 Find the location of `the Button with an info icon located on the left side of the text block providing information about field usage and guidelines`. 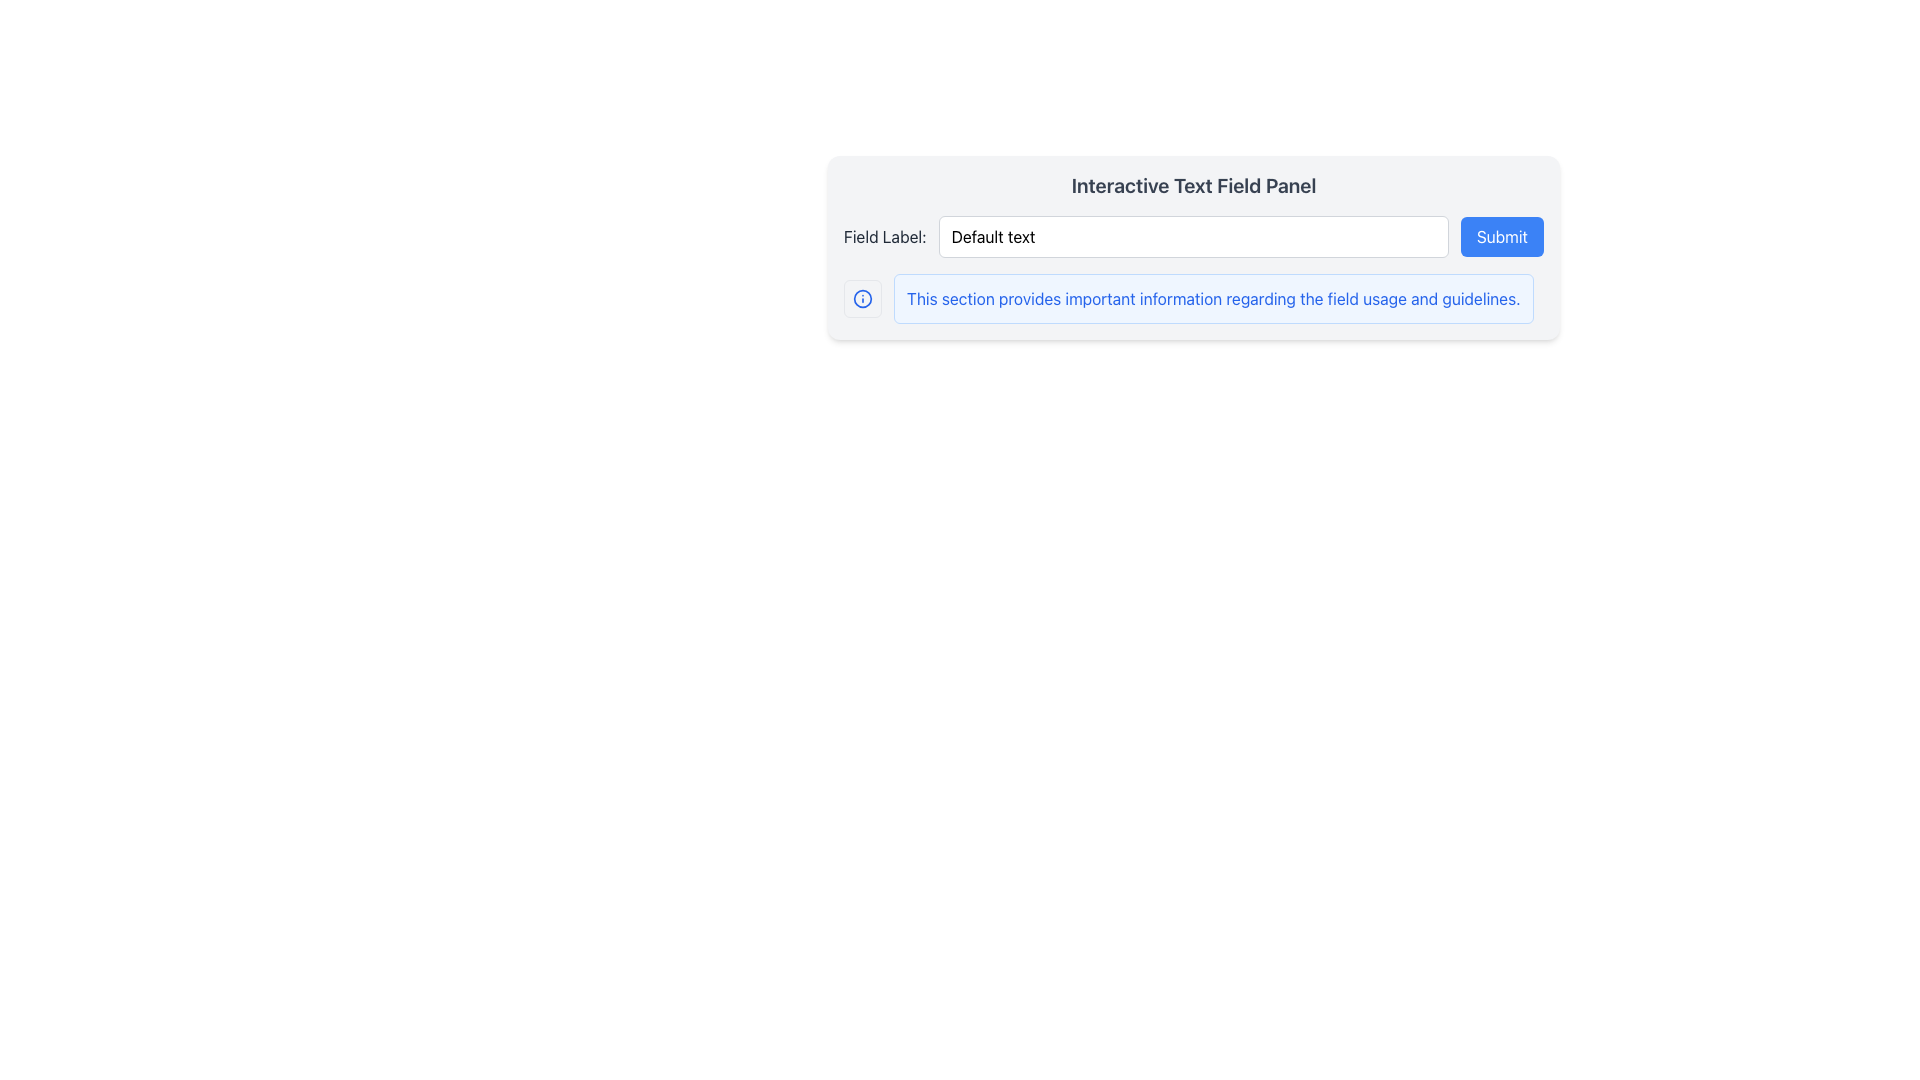

the Button with an info icon located on the left side of the text block providing information about field usage and guidelines is located at coordinates (863, 299).